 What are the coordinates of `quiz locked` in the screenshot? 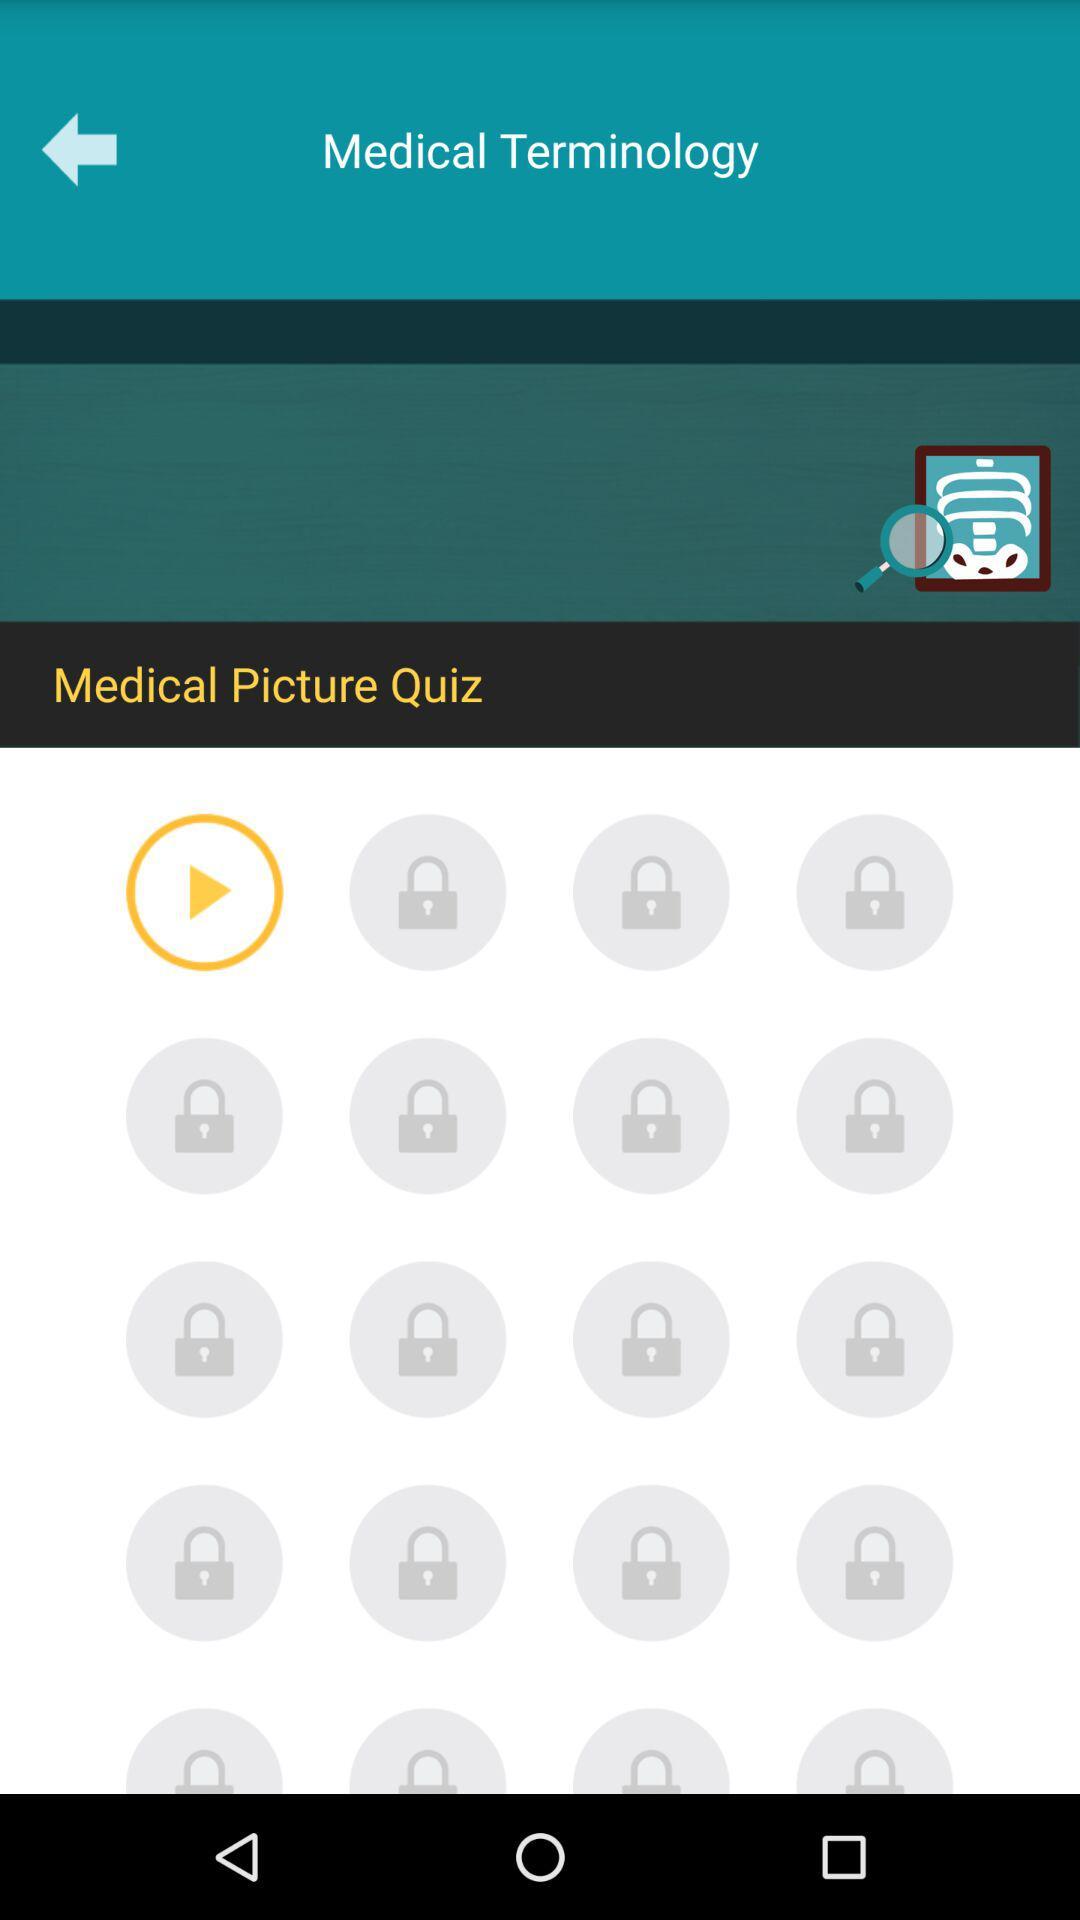 It's located at (427, 1115).